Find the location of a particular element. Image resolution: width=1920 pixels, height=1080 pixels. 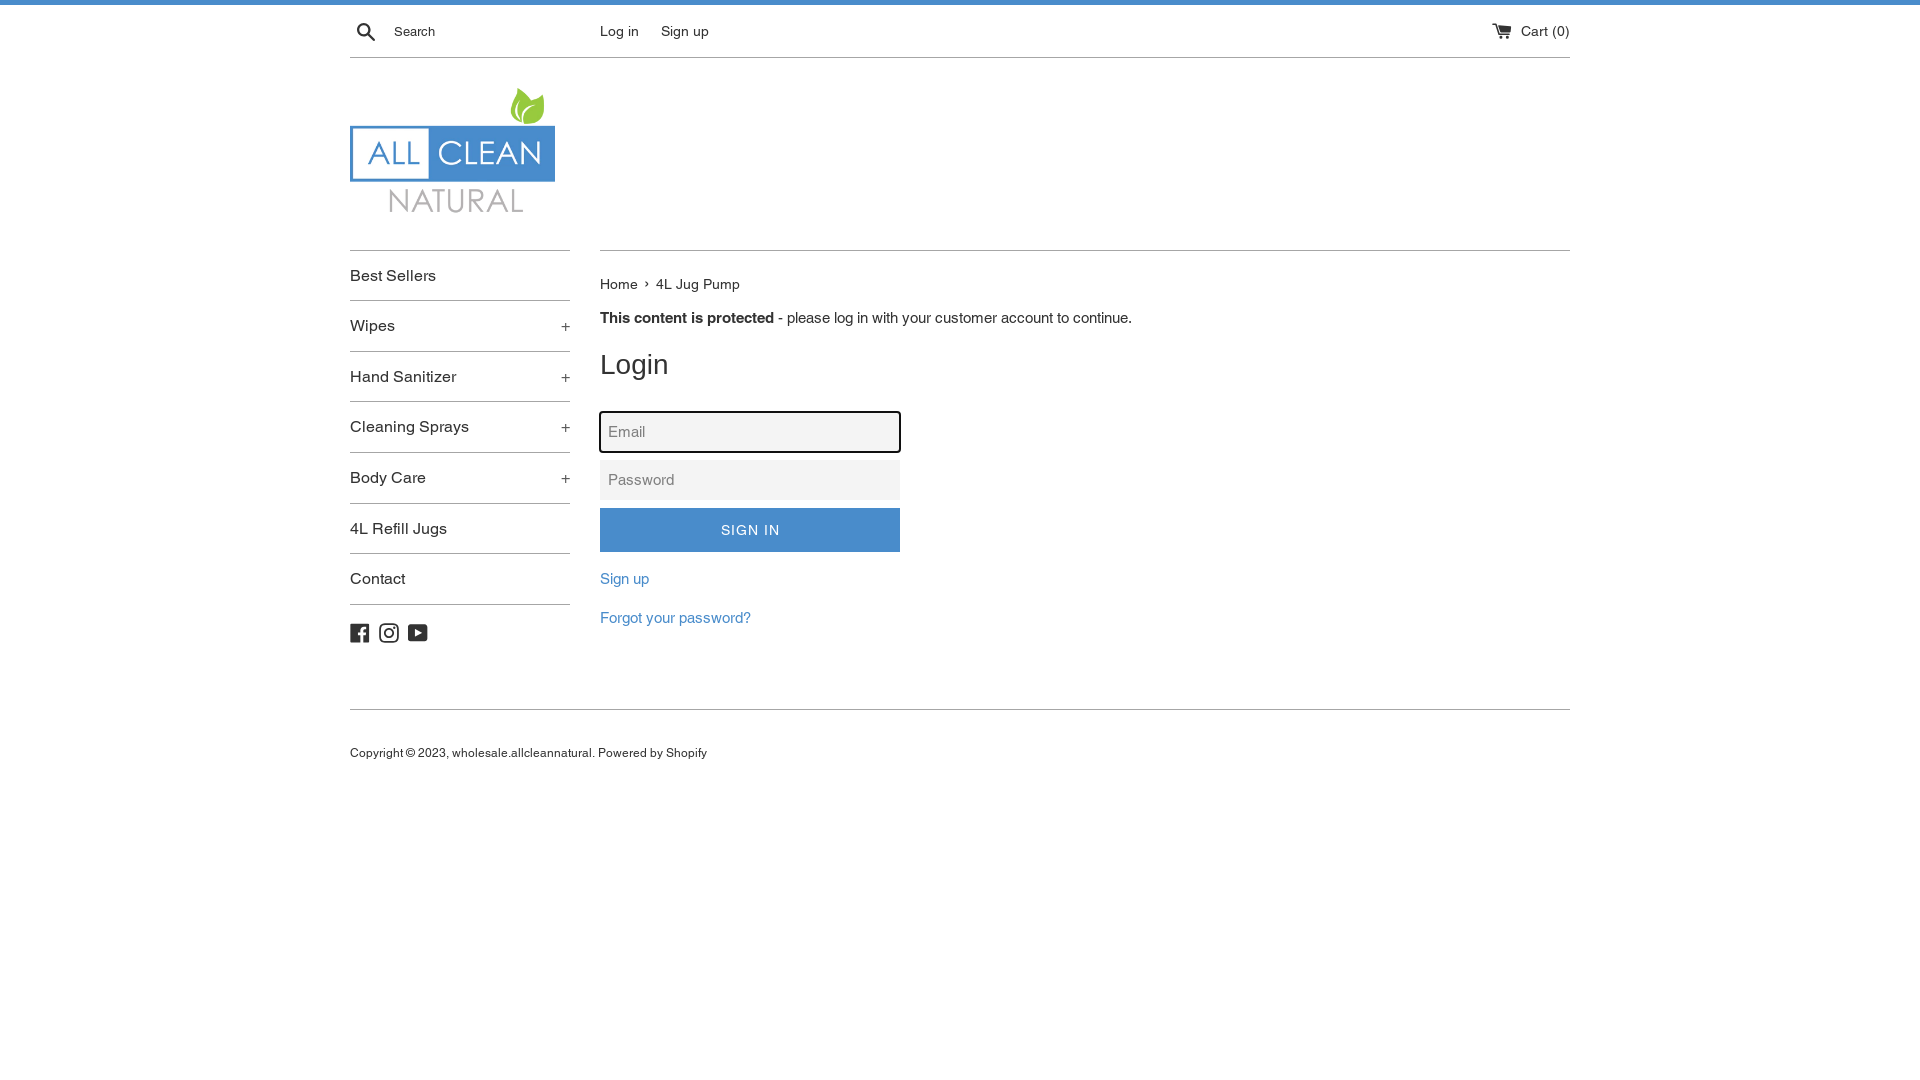

'Cart (0)' is located at coordinates (1530, 30).